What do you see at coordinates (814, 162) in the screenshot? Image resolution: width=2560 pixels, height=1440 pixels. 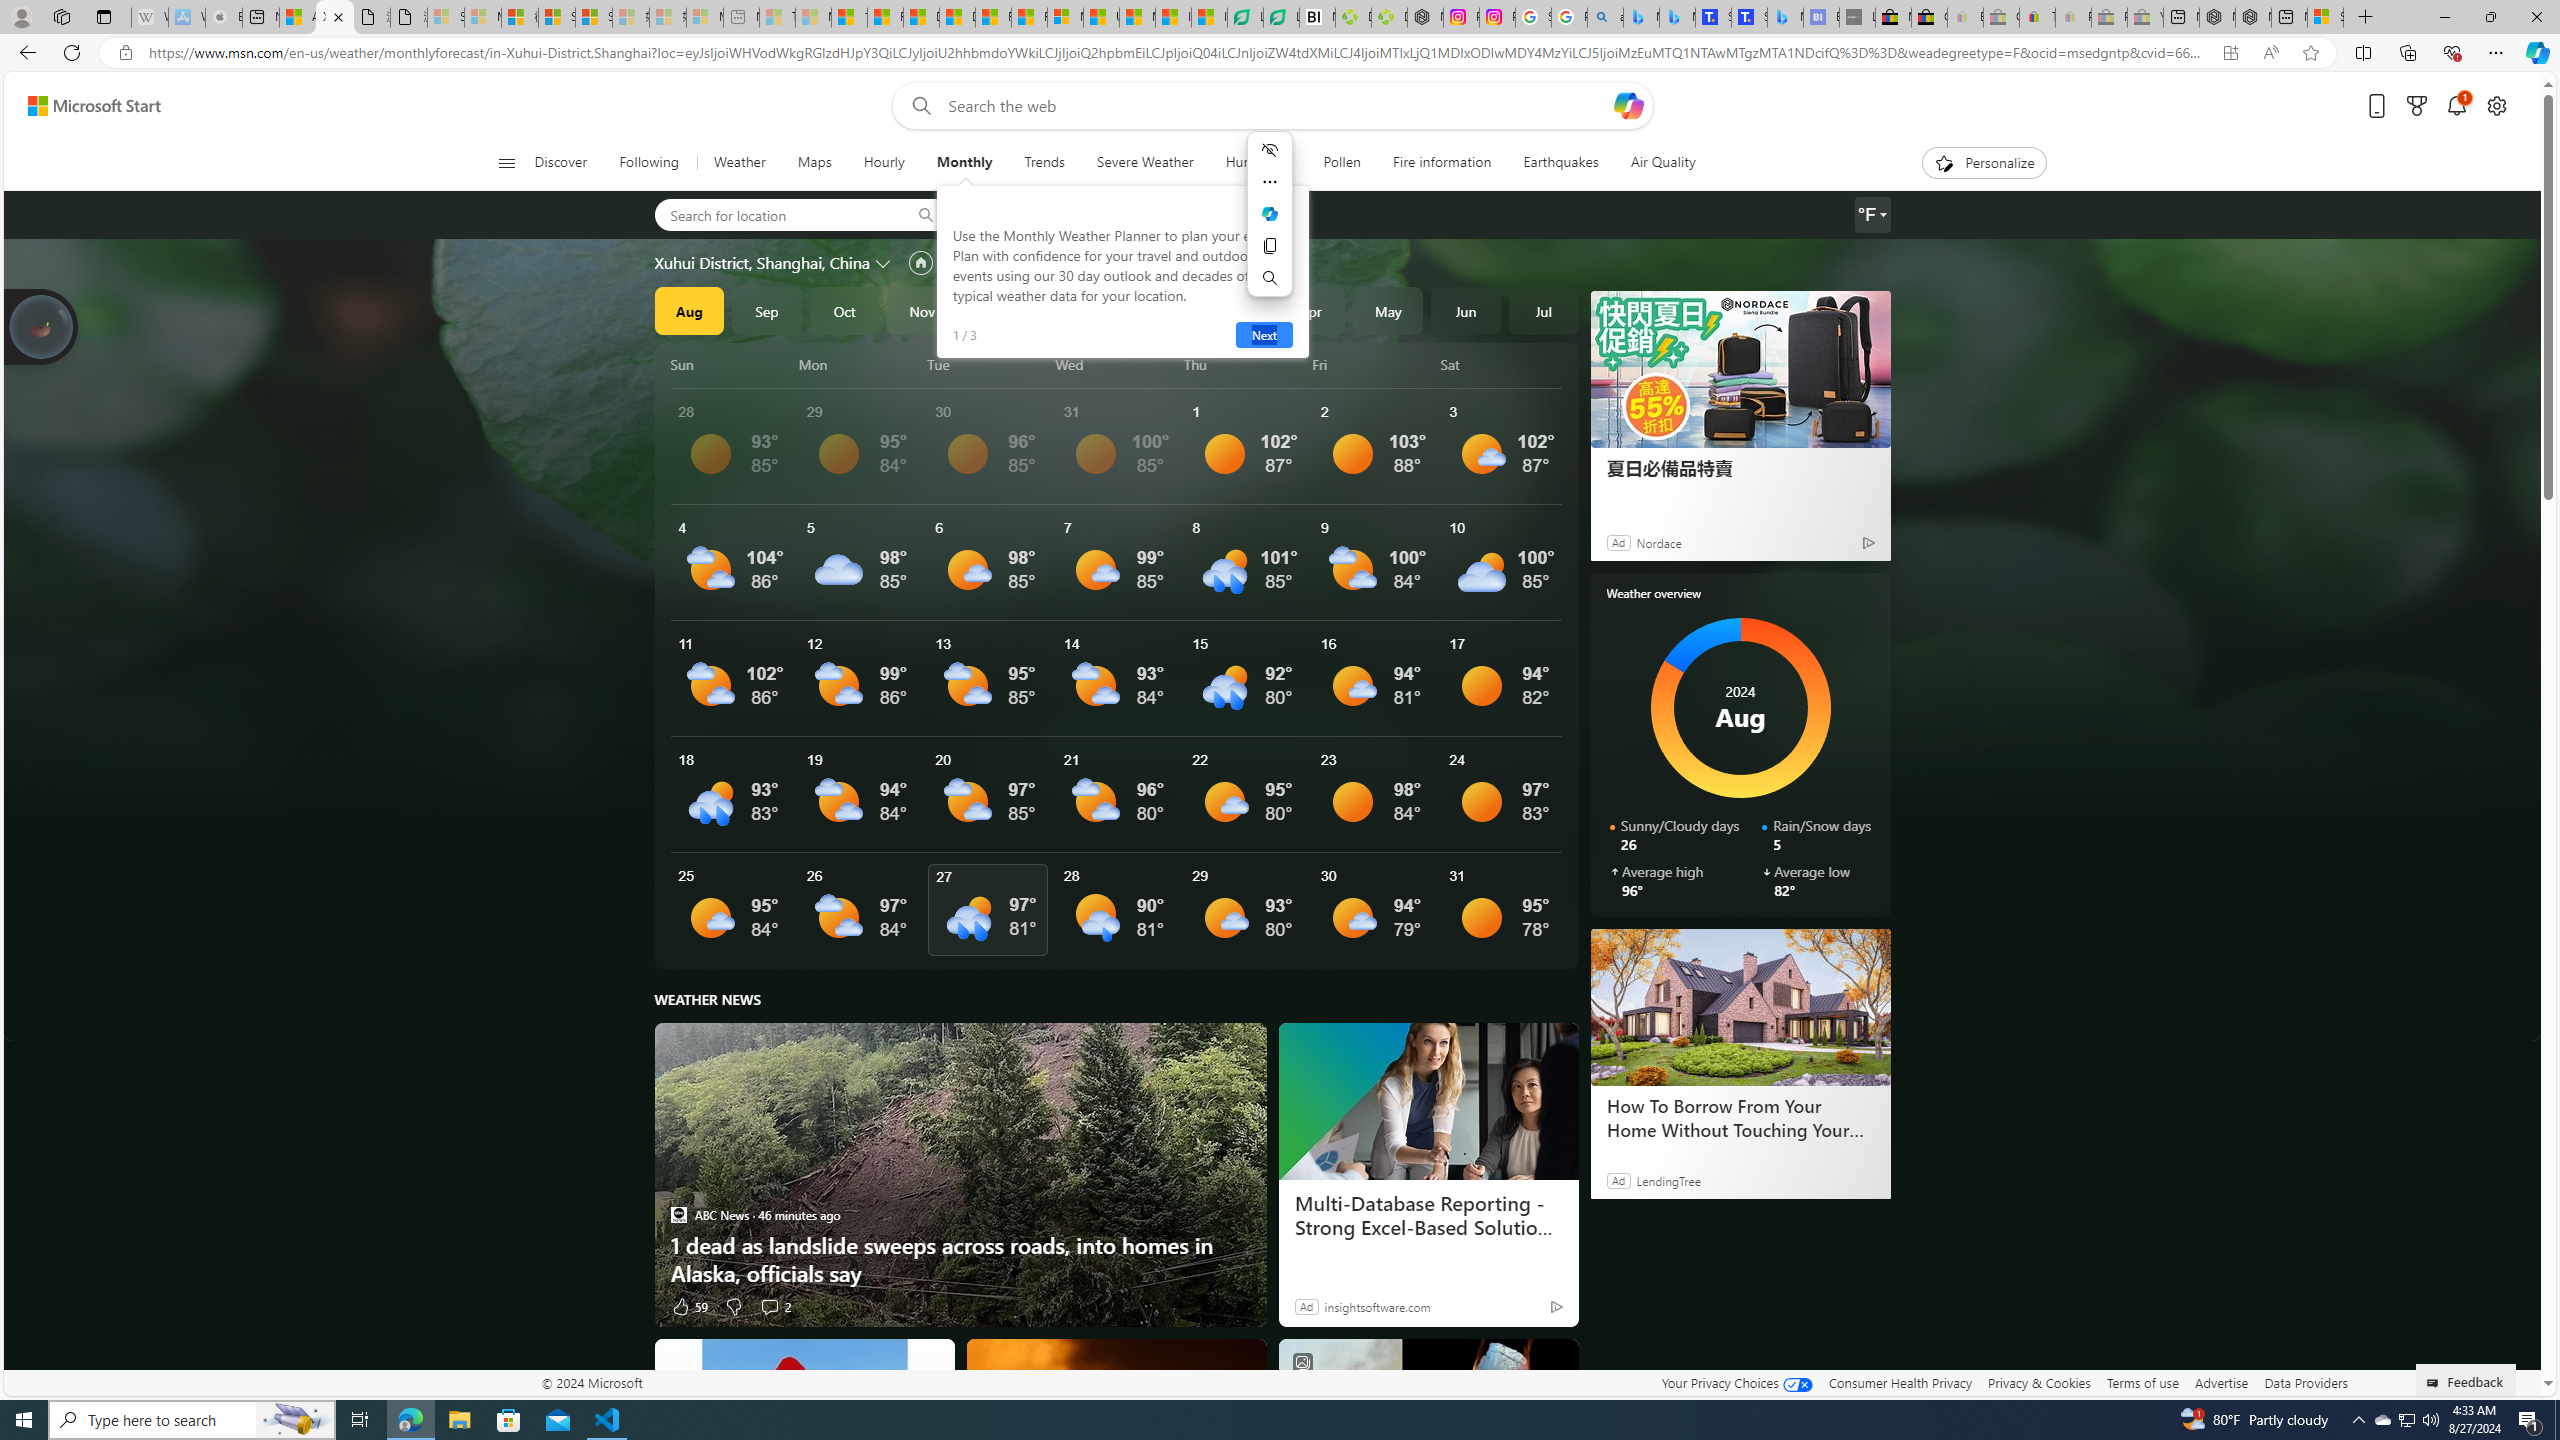 I see `'Maps'` at bounding box center [814, 162].